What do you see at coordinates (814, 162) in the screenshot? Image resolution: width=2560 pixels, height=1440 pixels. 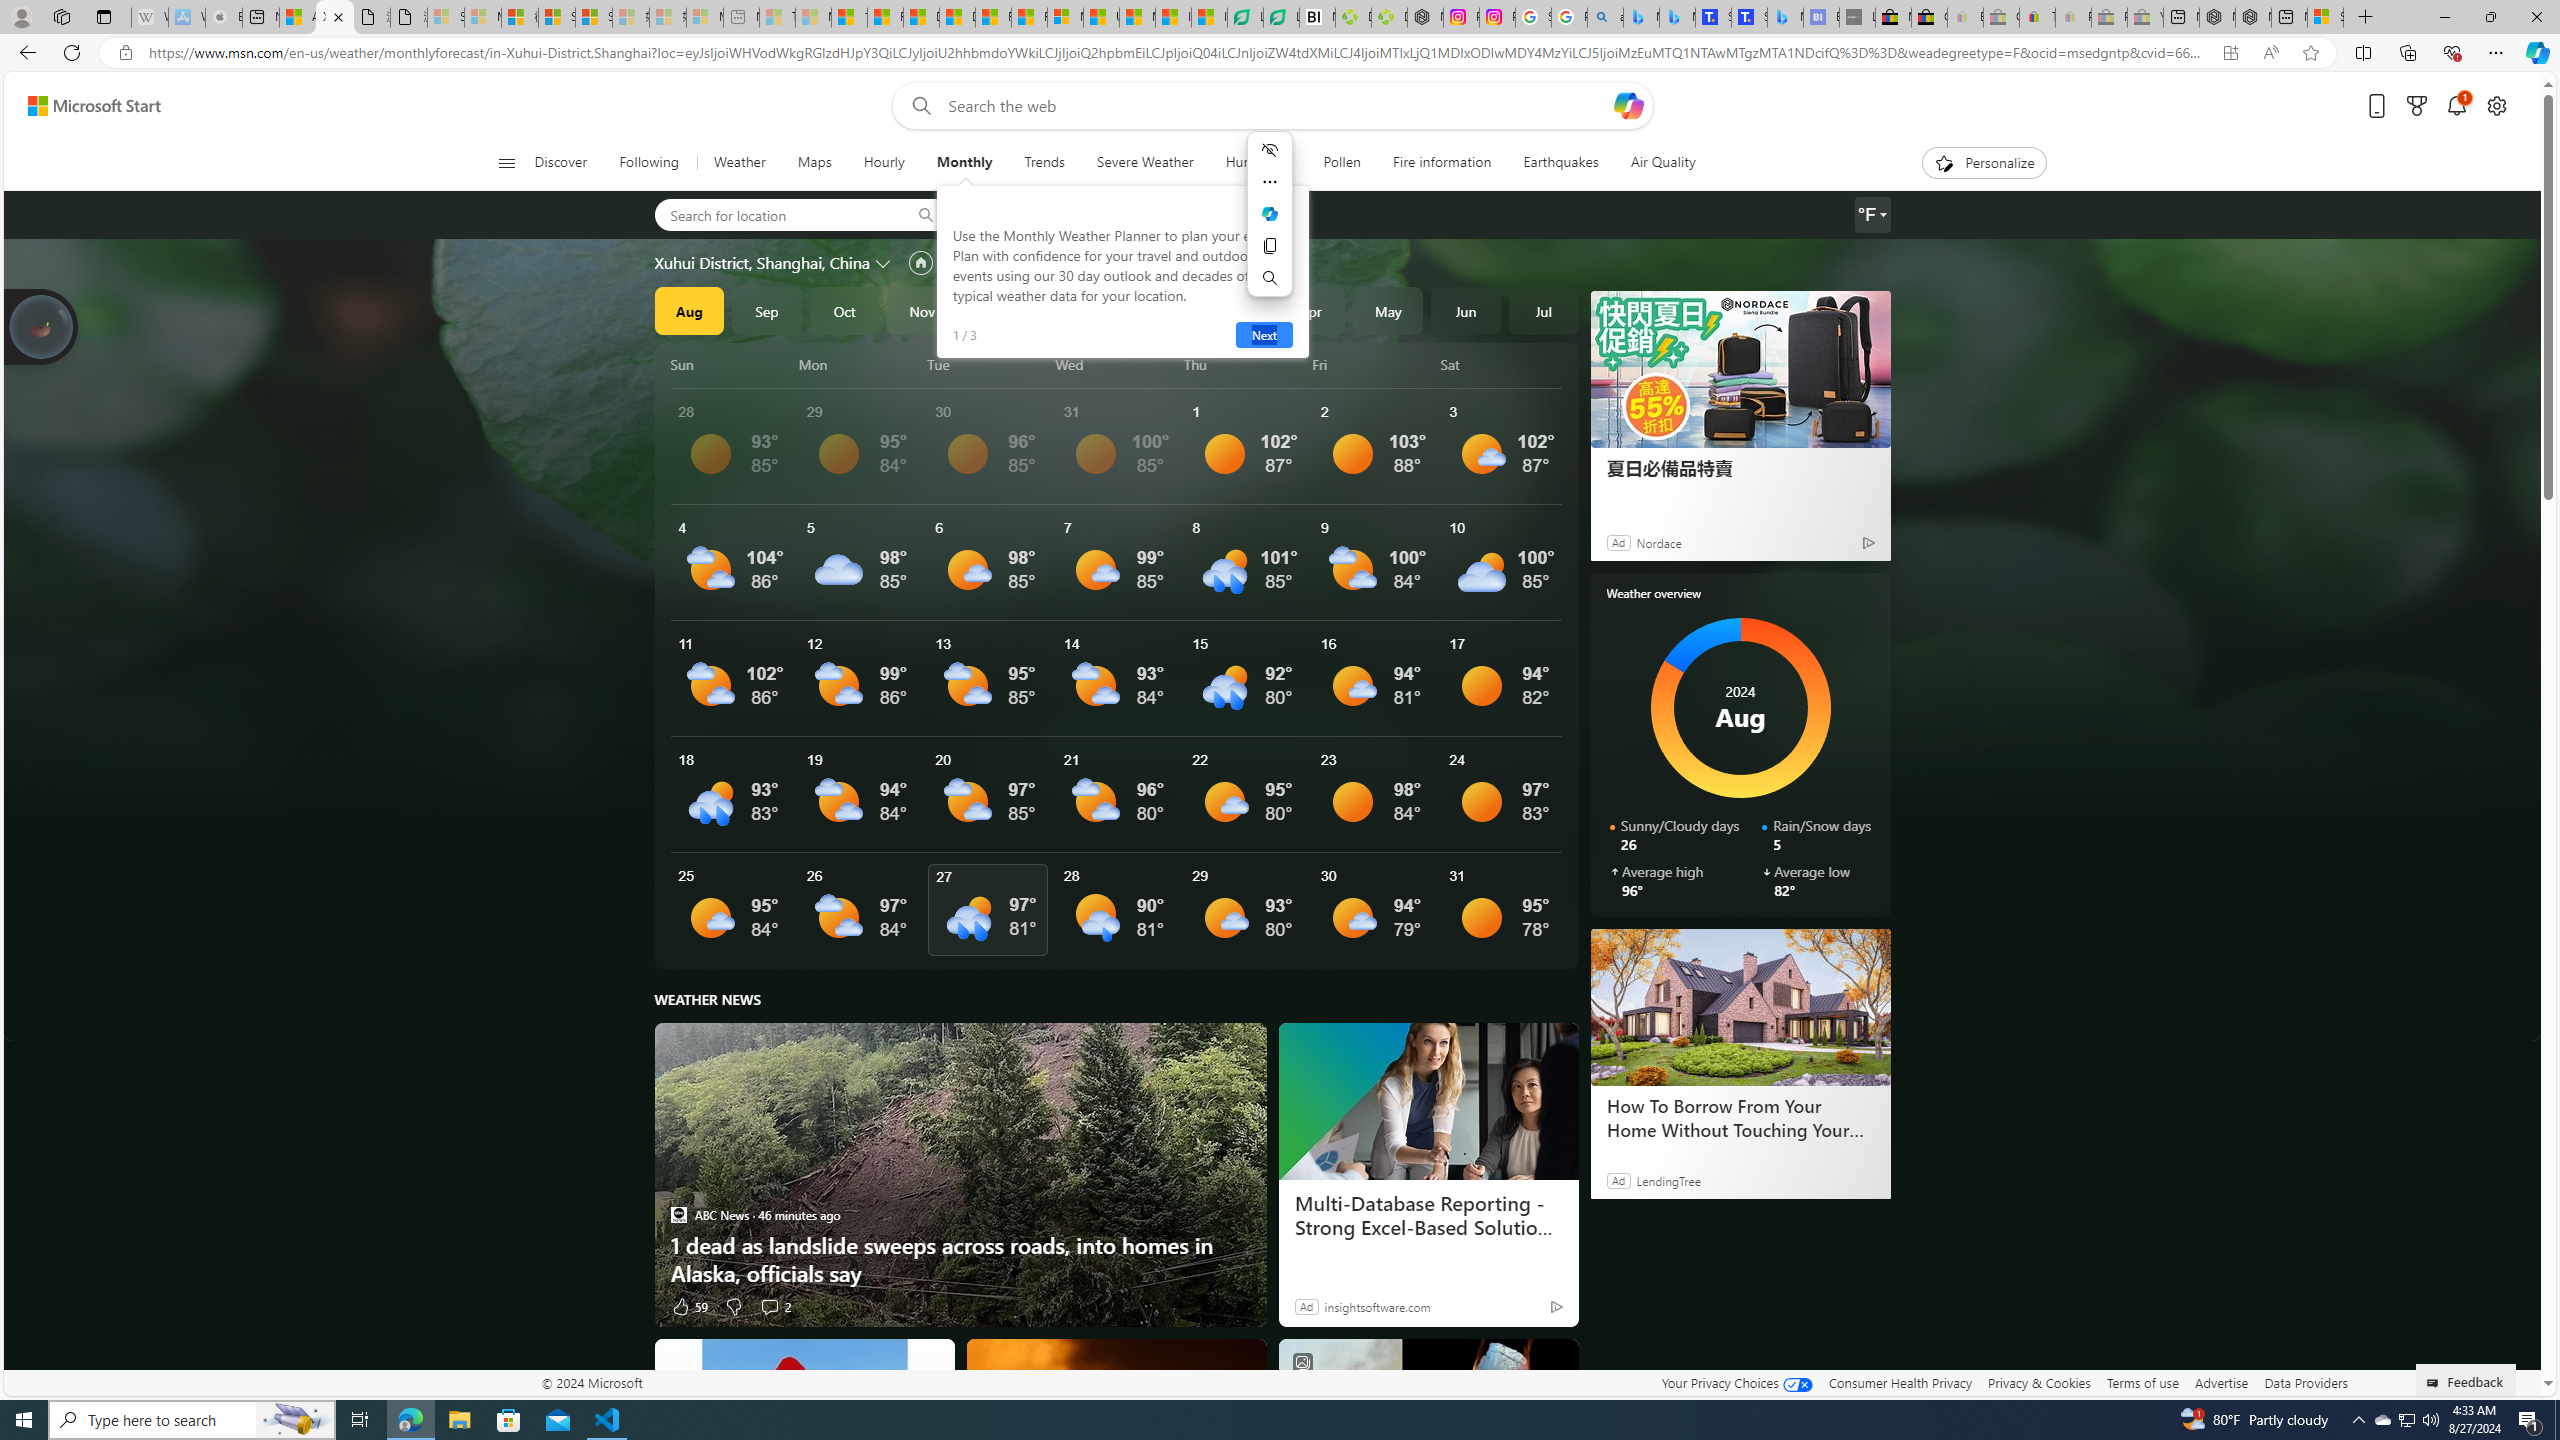 I see `'Maps'` at bounding box center [814, 162].